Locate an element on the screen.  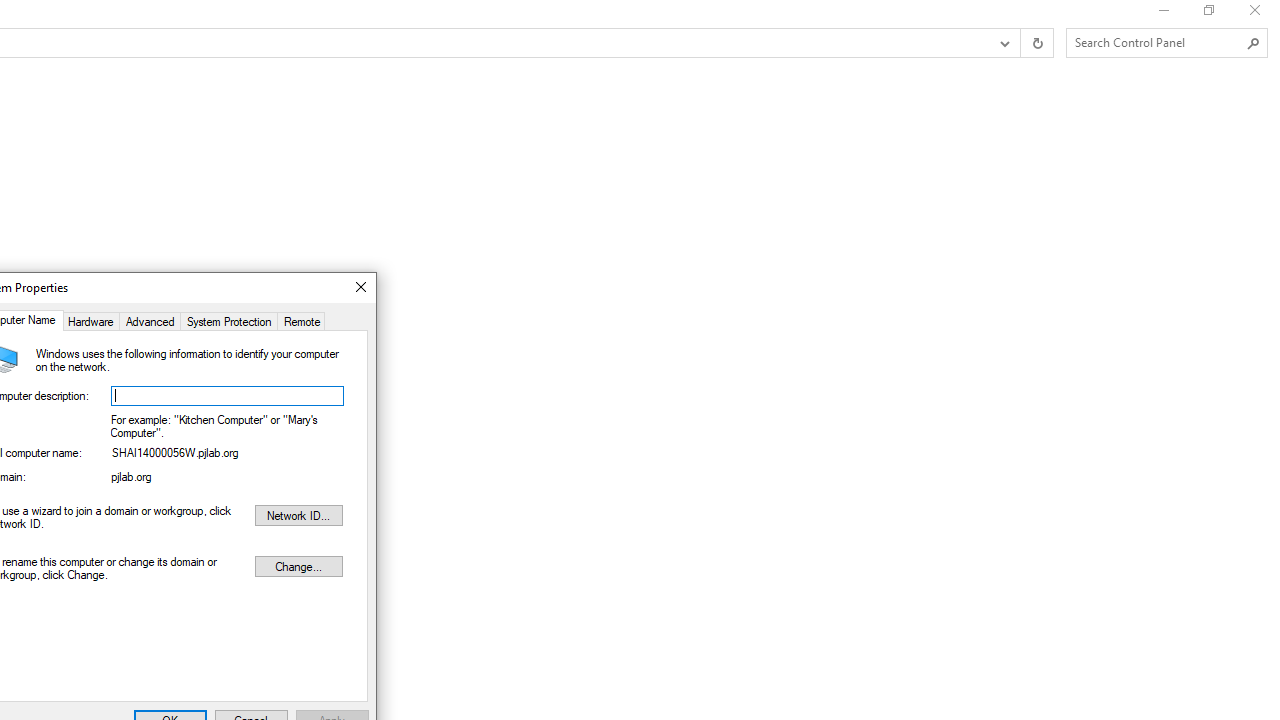
'Computer description:' is located at coordinates (227, 396).